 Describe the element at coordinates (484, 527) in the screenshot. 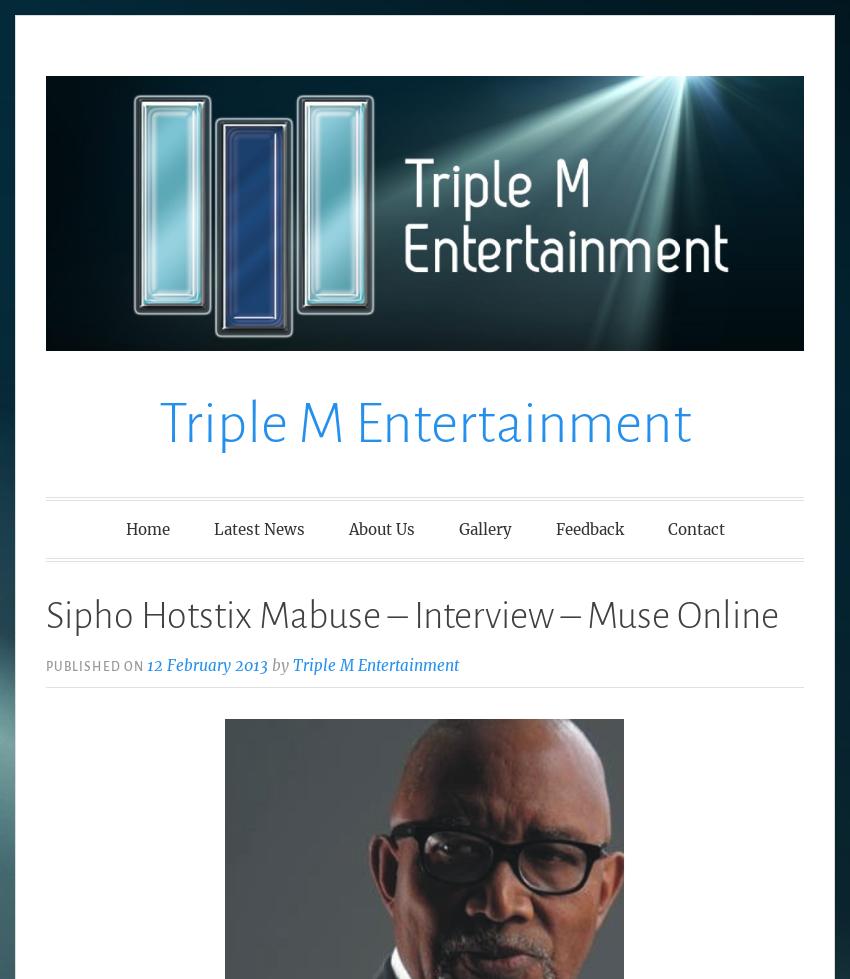

I see `'Gallery'` at that location.